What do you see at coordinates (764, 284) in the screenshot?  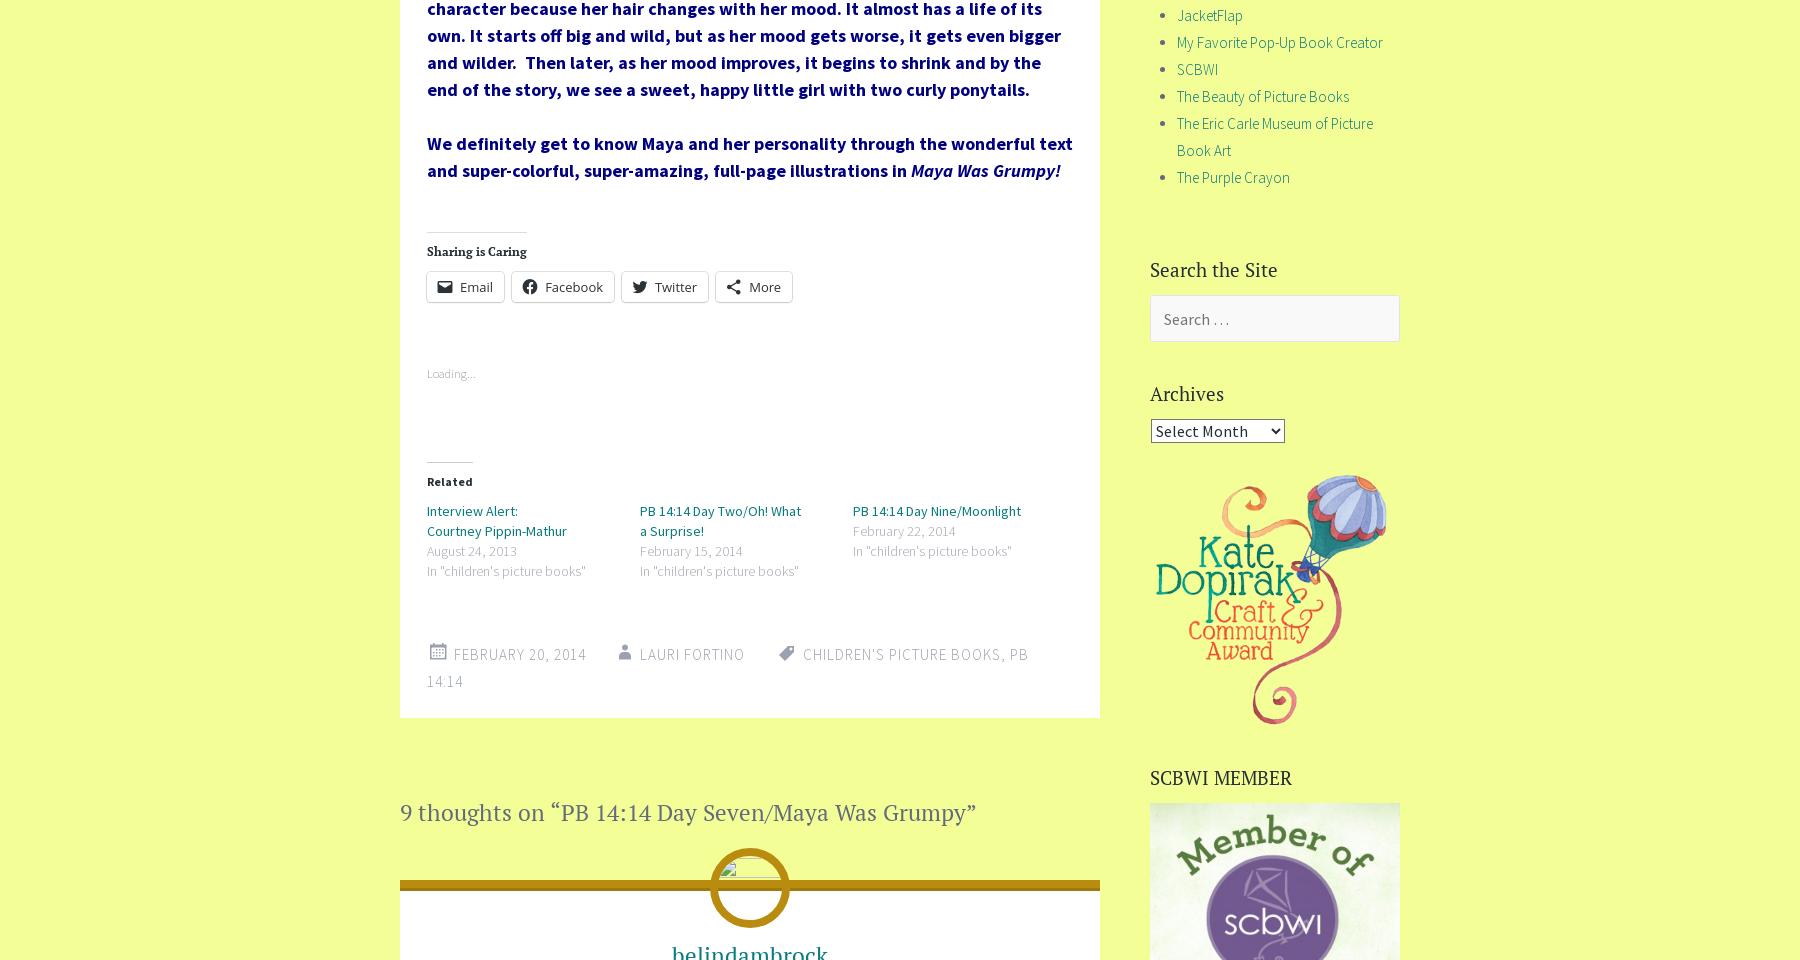 I see `'More'` at bounding box center [764, 284].